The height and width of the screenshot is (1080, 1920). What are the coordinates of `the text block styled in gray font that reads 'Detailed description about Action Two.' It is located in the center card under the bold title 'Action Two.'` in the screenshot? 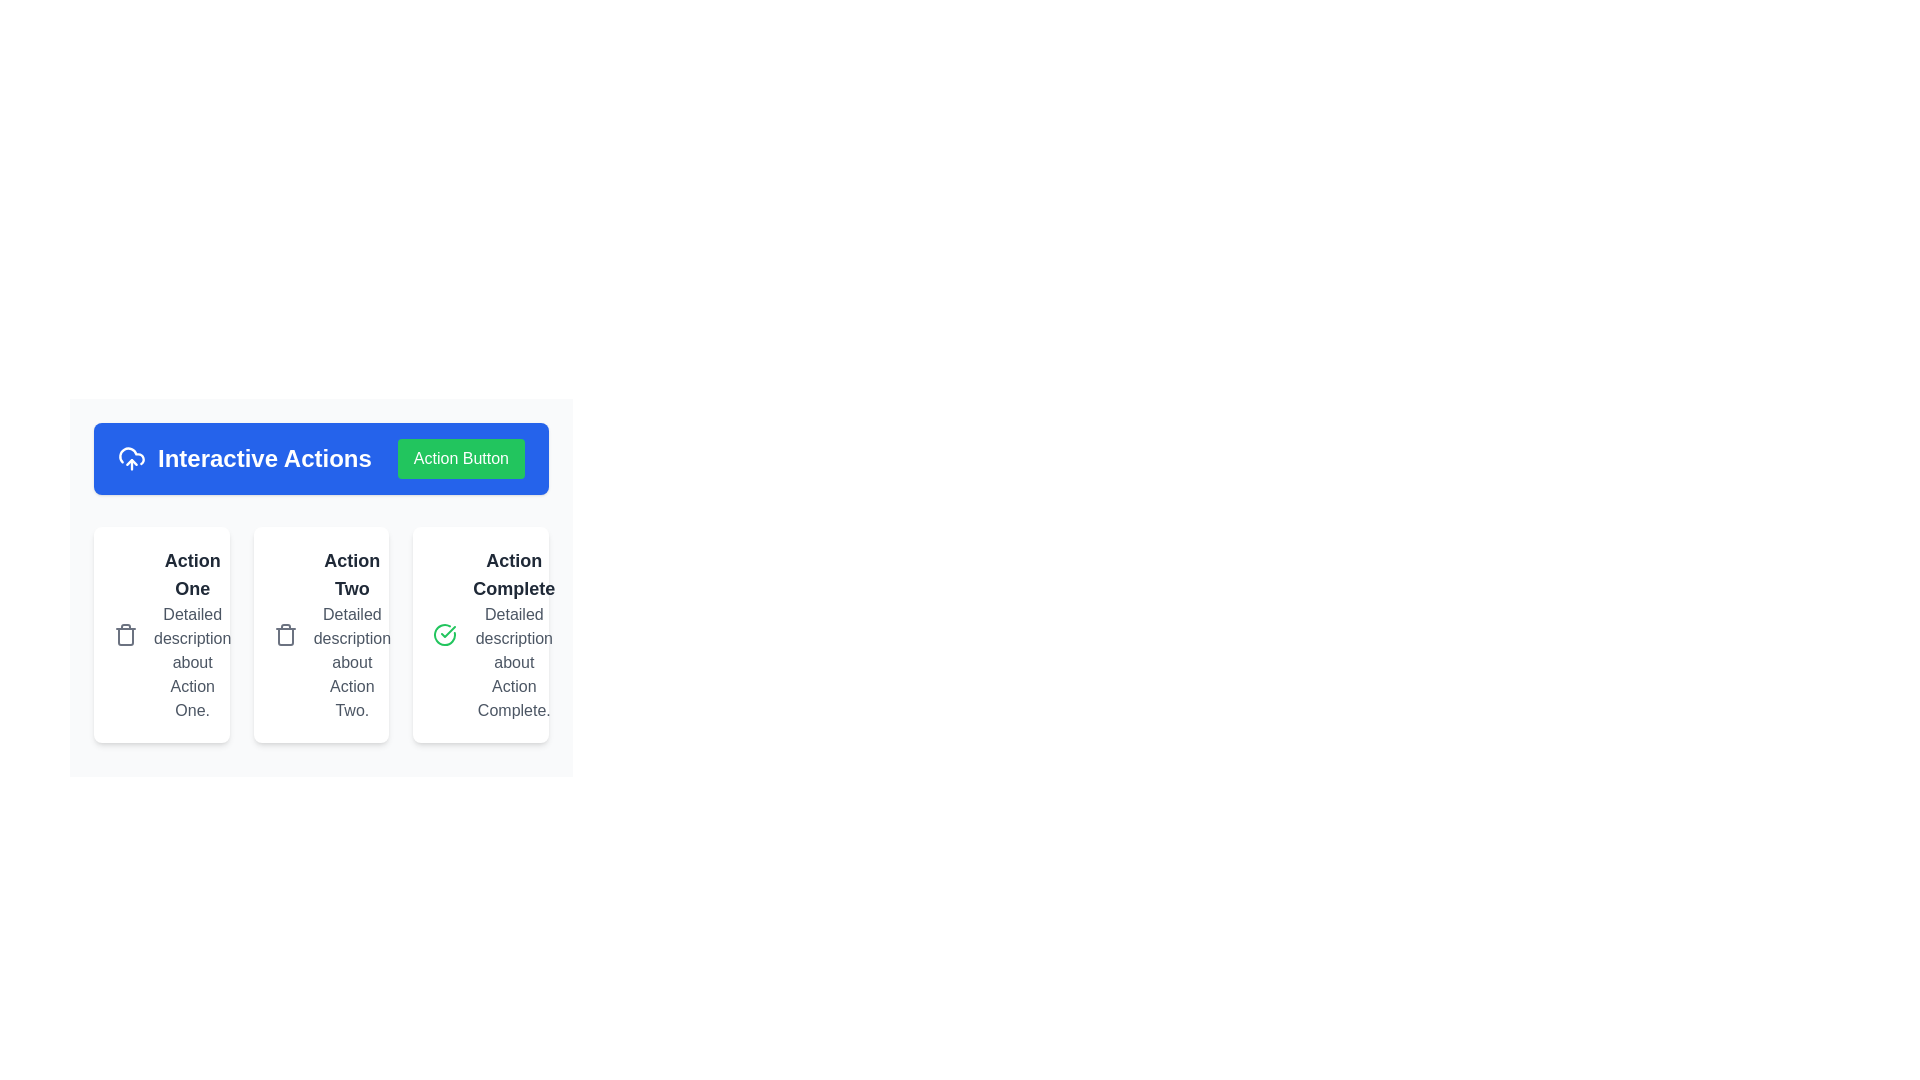 It's located at (352, 663).